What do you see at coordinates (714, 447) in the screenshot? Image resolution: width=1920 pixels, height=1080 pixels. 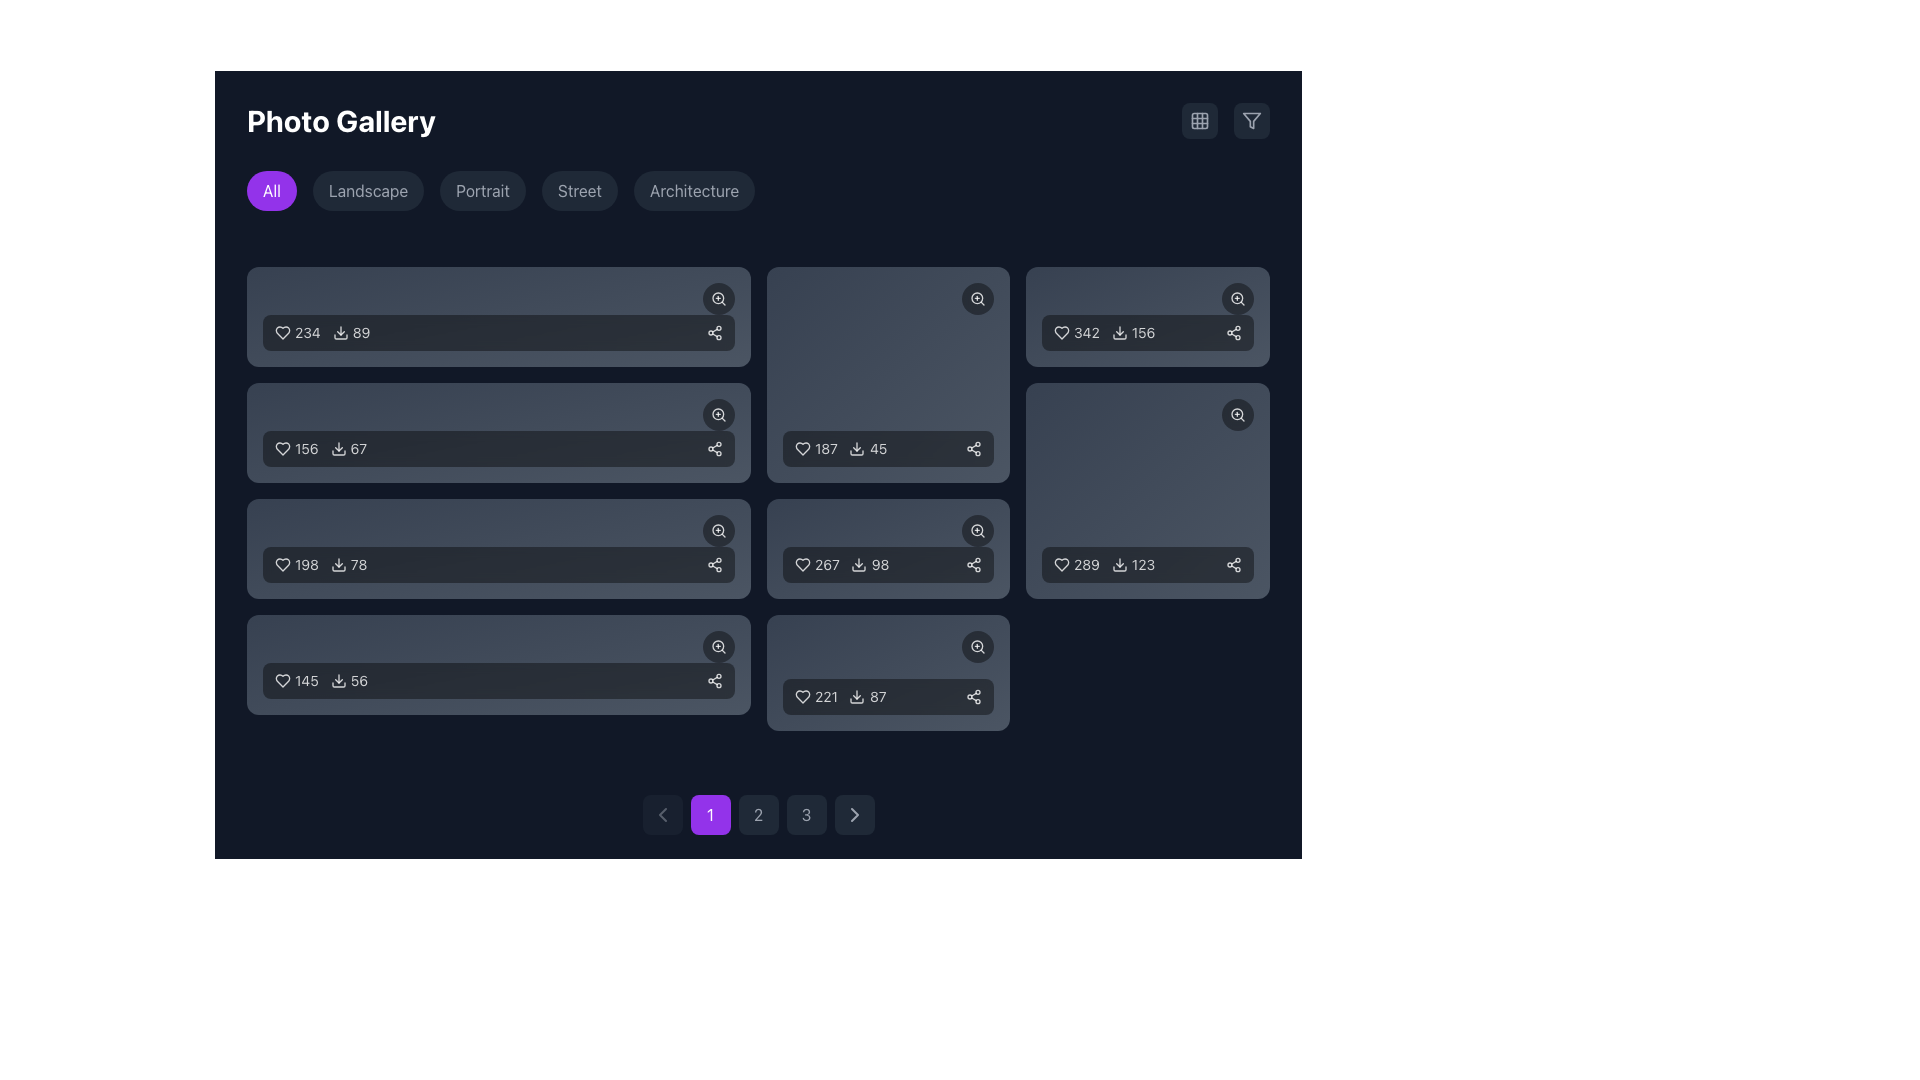 I see `the share button located in the bottom-right corner of the second horizontal bar in the grid of photo entries` at bounding box center [714, 447].